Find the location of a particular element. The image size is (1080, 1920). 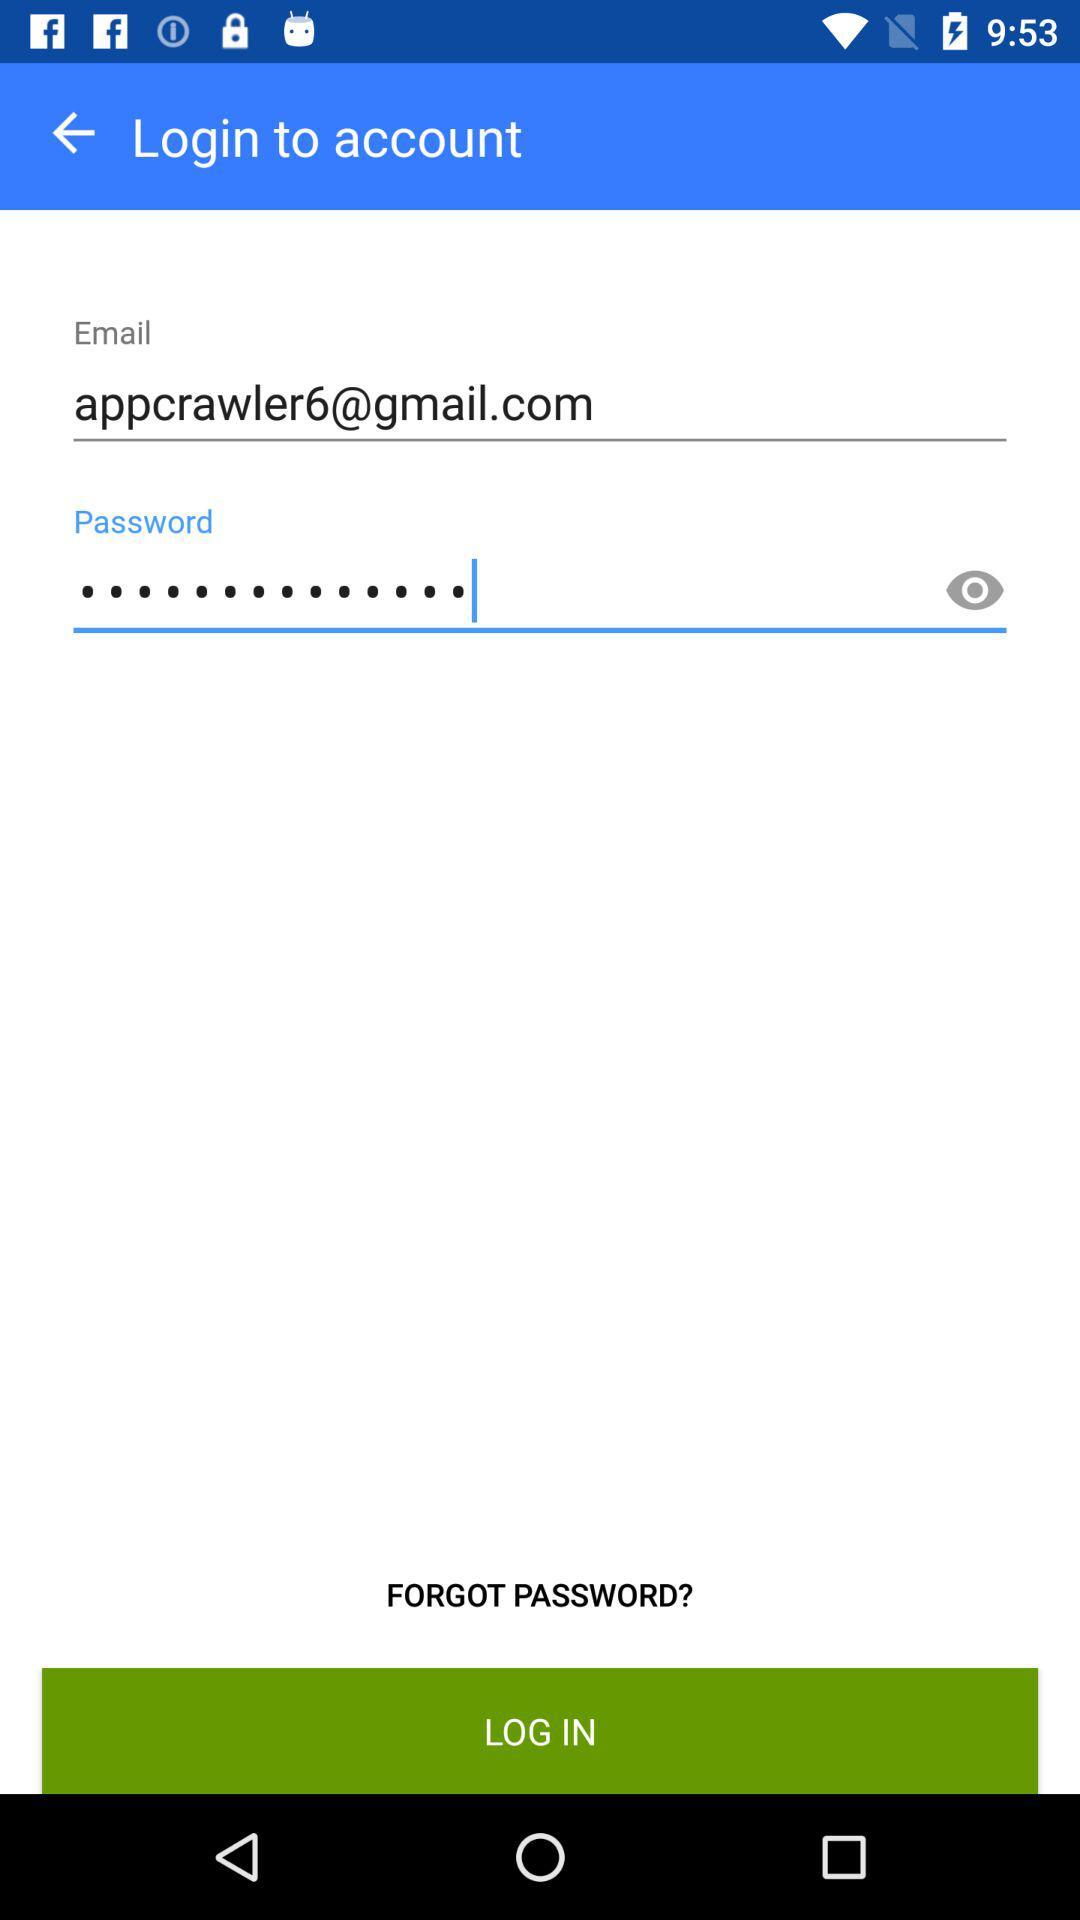

the icon below login to account is located at coordinates (540, 401).